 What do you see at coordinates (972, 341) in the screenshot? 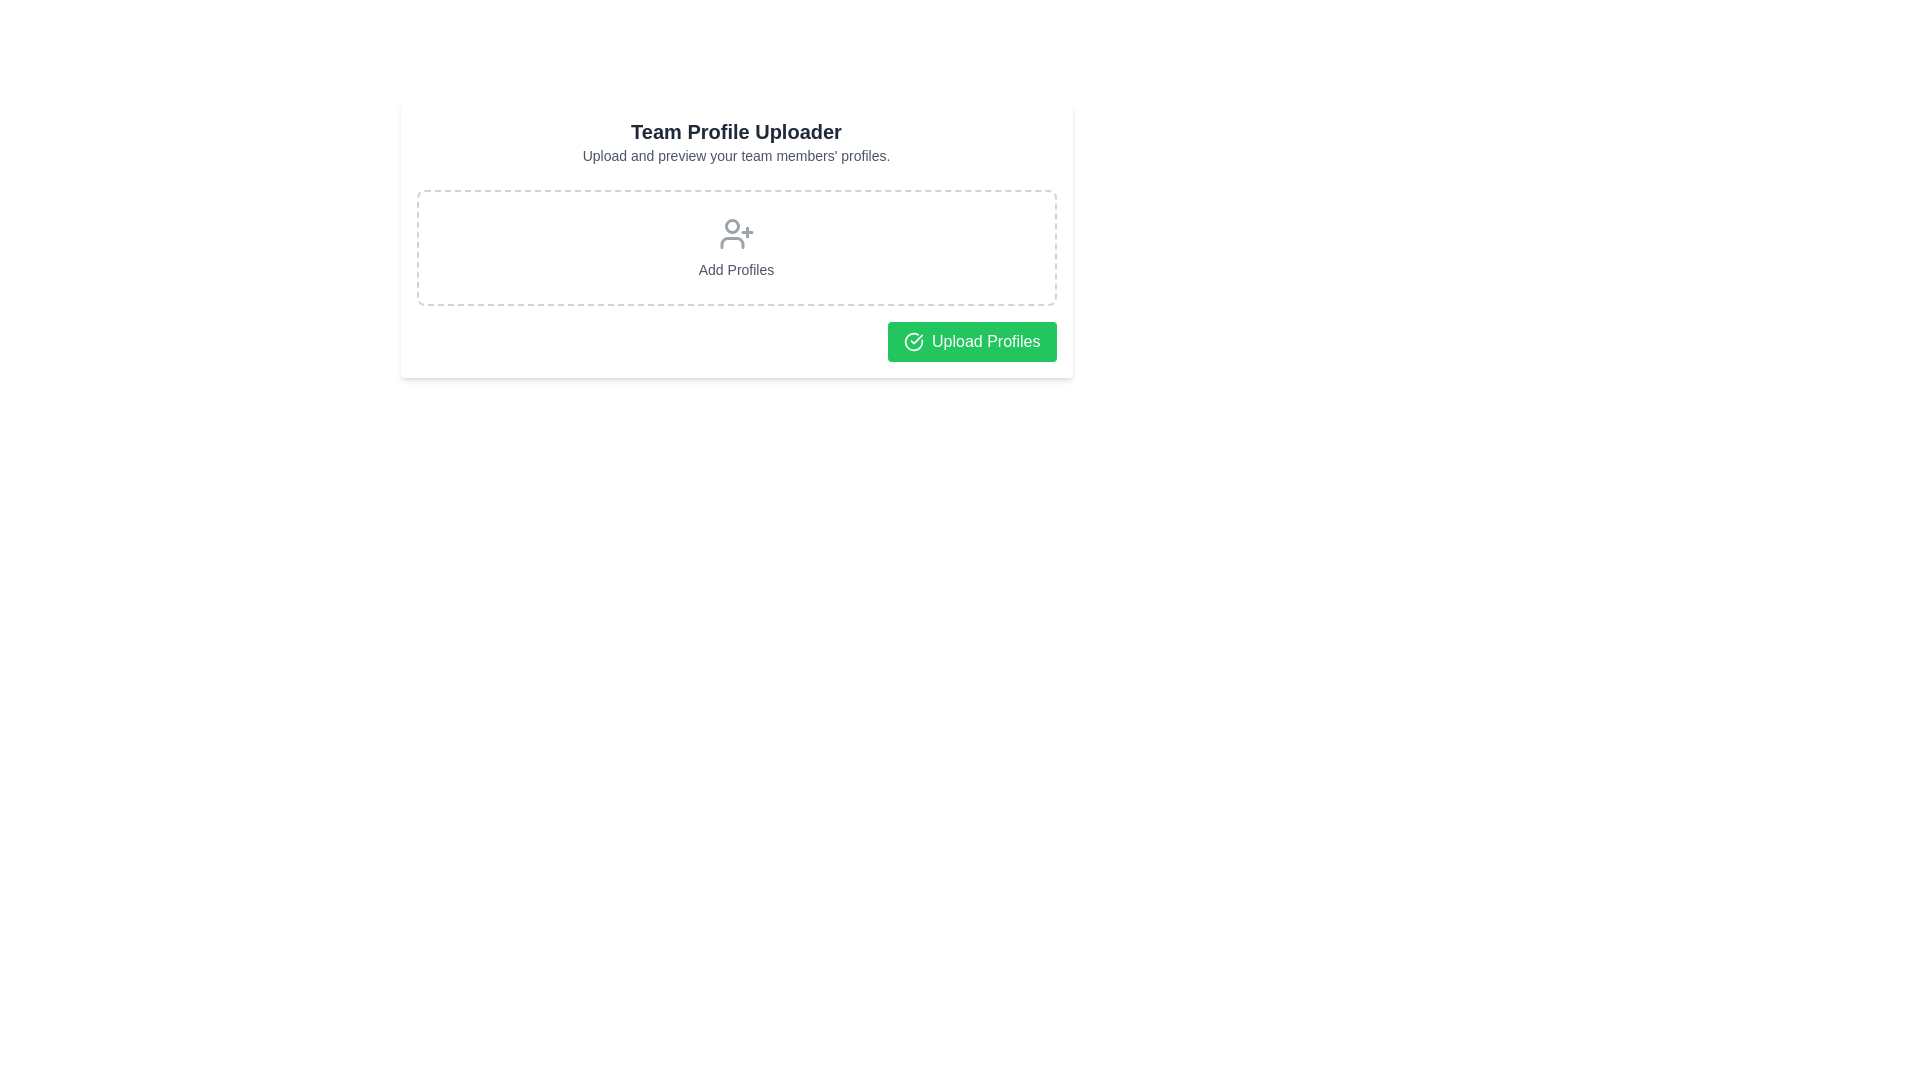
I see `the button located in the bottom-right corner of the 'text-right mt-4' grouping area` at bounding box center [972, 341].